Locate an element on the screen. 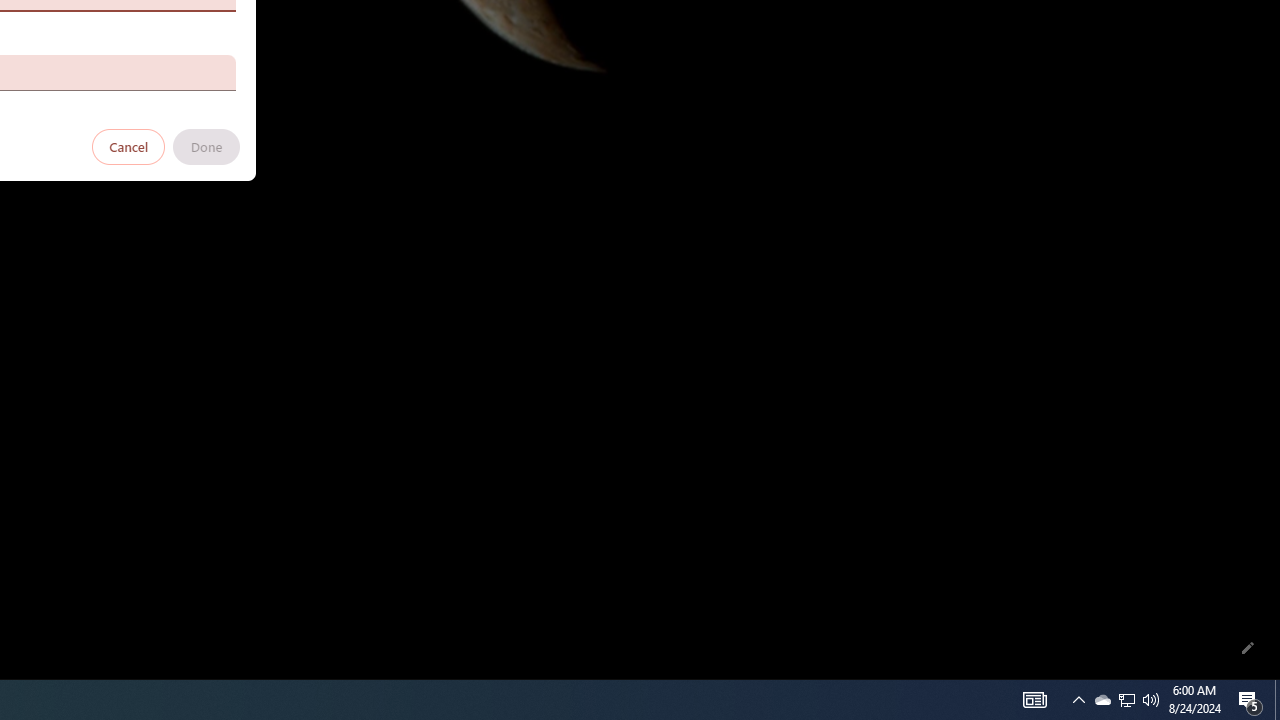 This screenshot has width=1280, height=720. 'Cancel' is located at coordinates (128, 145).